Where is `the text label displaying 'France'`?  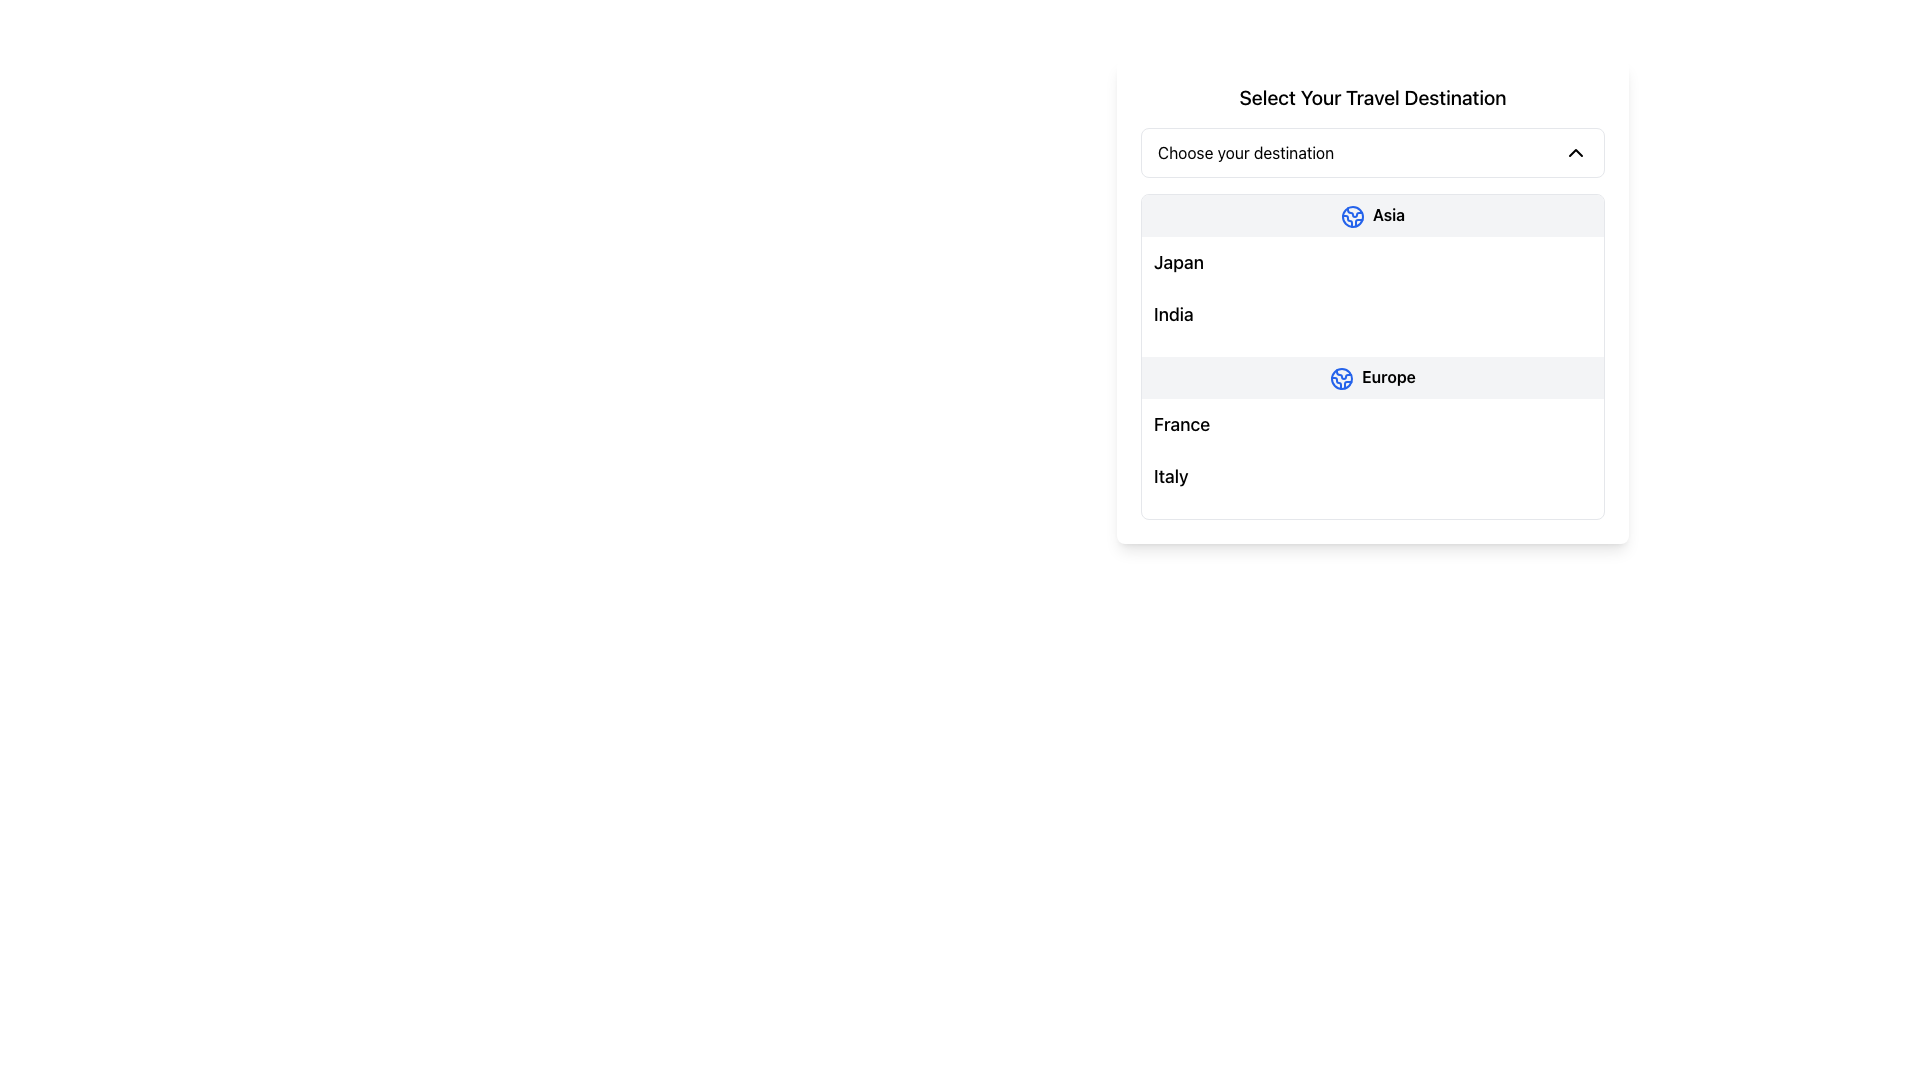 the text label displaying 'France' is located at coordinates (1182, 423).